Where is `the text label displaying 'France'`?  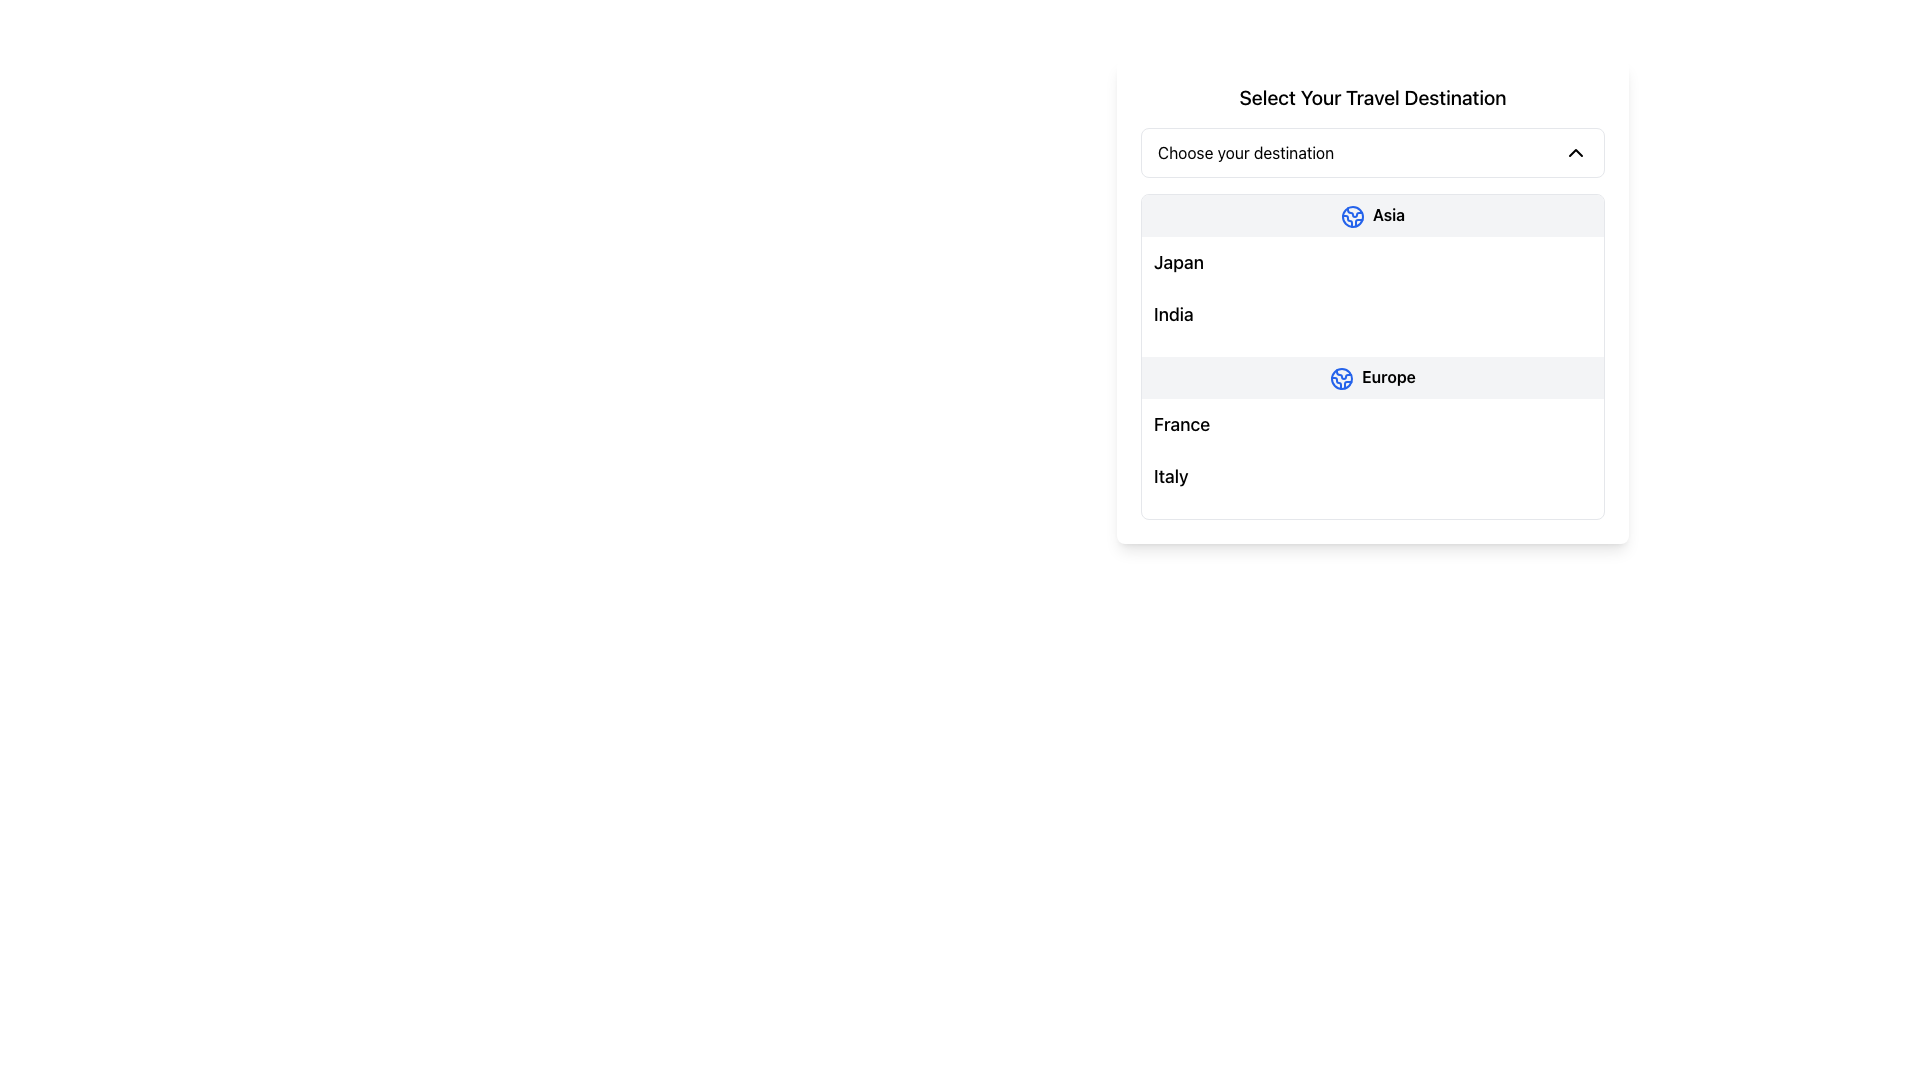 the text label displaying 'France' is located at coordinates (1182, 423).